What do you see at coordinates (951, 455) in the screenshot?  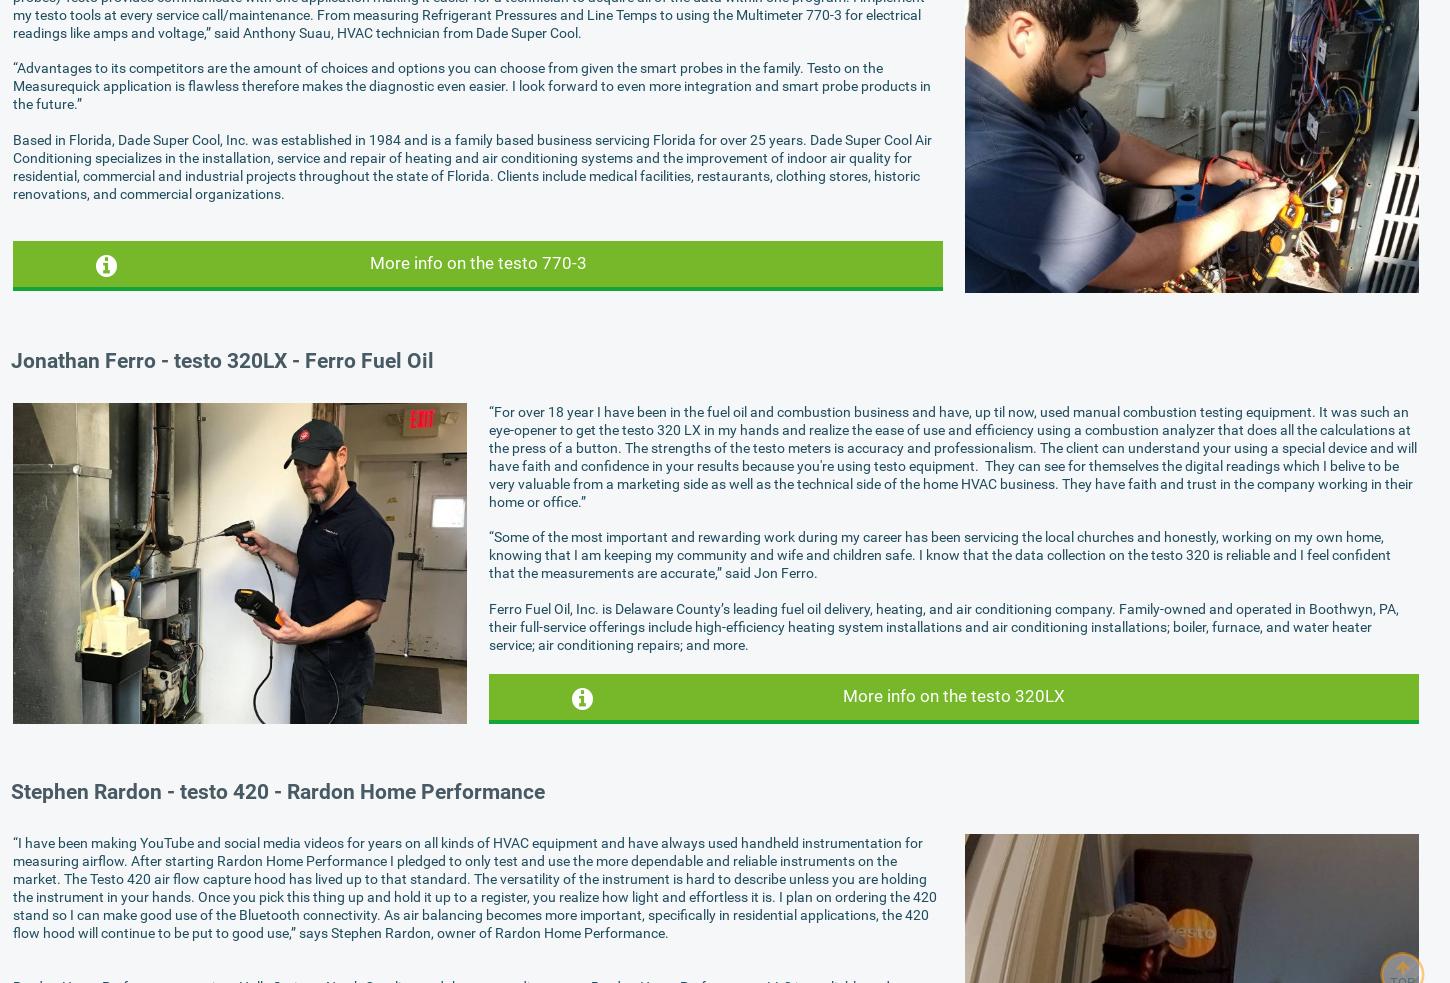 I see `'“For over 18 year I have been in the fuel oil and combustion business and have, up til now, used manual combustion testing equipment. It was such an eye-opener to get the testo 320 LX in my hands and realize the ease of use and efficiency using a combustion analyzer that does all the calculations at the press of a button. The strengths of the testo meters is accuracy and professionalism. The client can understand your using a special device and will have faith and confidence in your results because you're using testo equipment.  They can see for themselves the digital readings which I belive to be very valuable from a marketing side as well as the technical side of the home HVAC business. They have faith and trust in the company working in their home or office.”'` at bounding box center [951, 455].